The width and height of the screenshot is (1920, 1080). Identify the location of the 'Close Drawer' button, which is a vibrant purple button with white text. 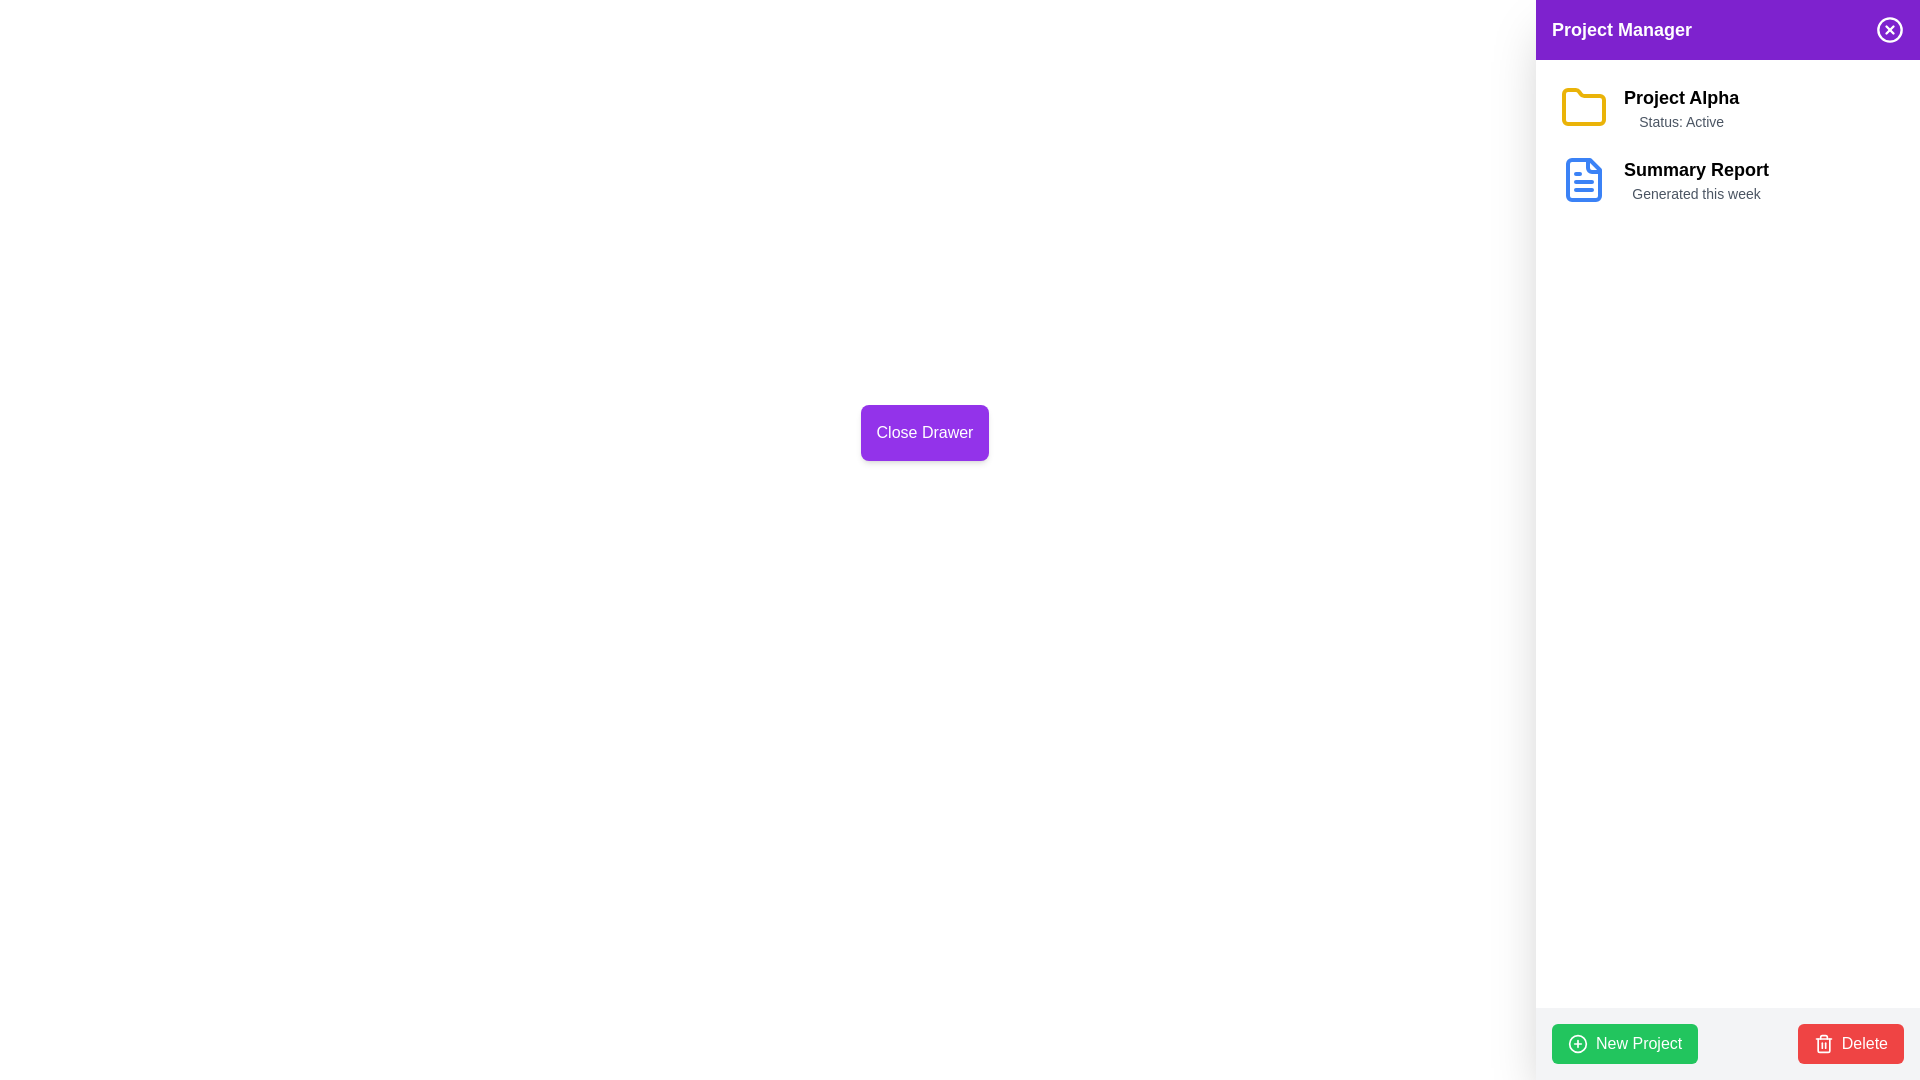
(924, 431).